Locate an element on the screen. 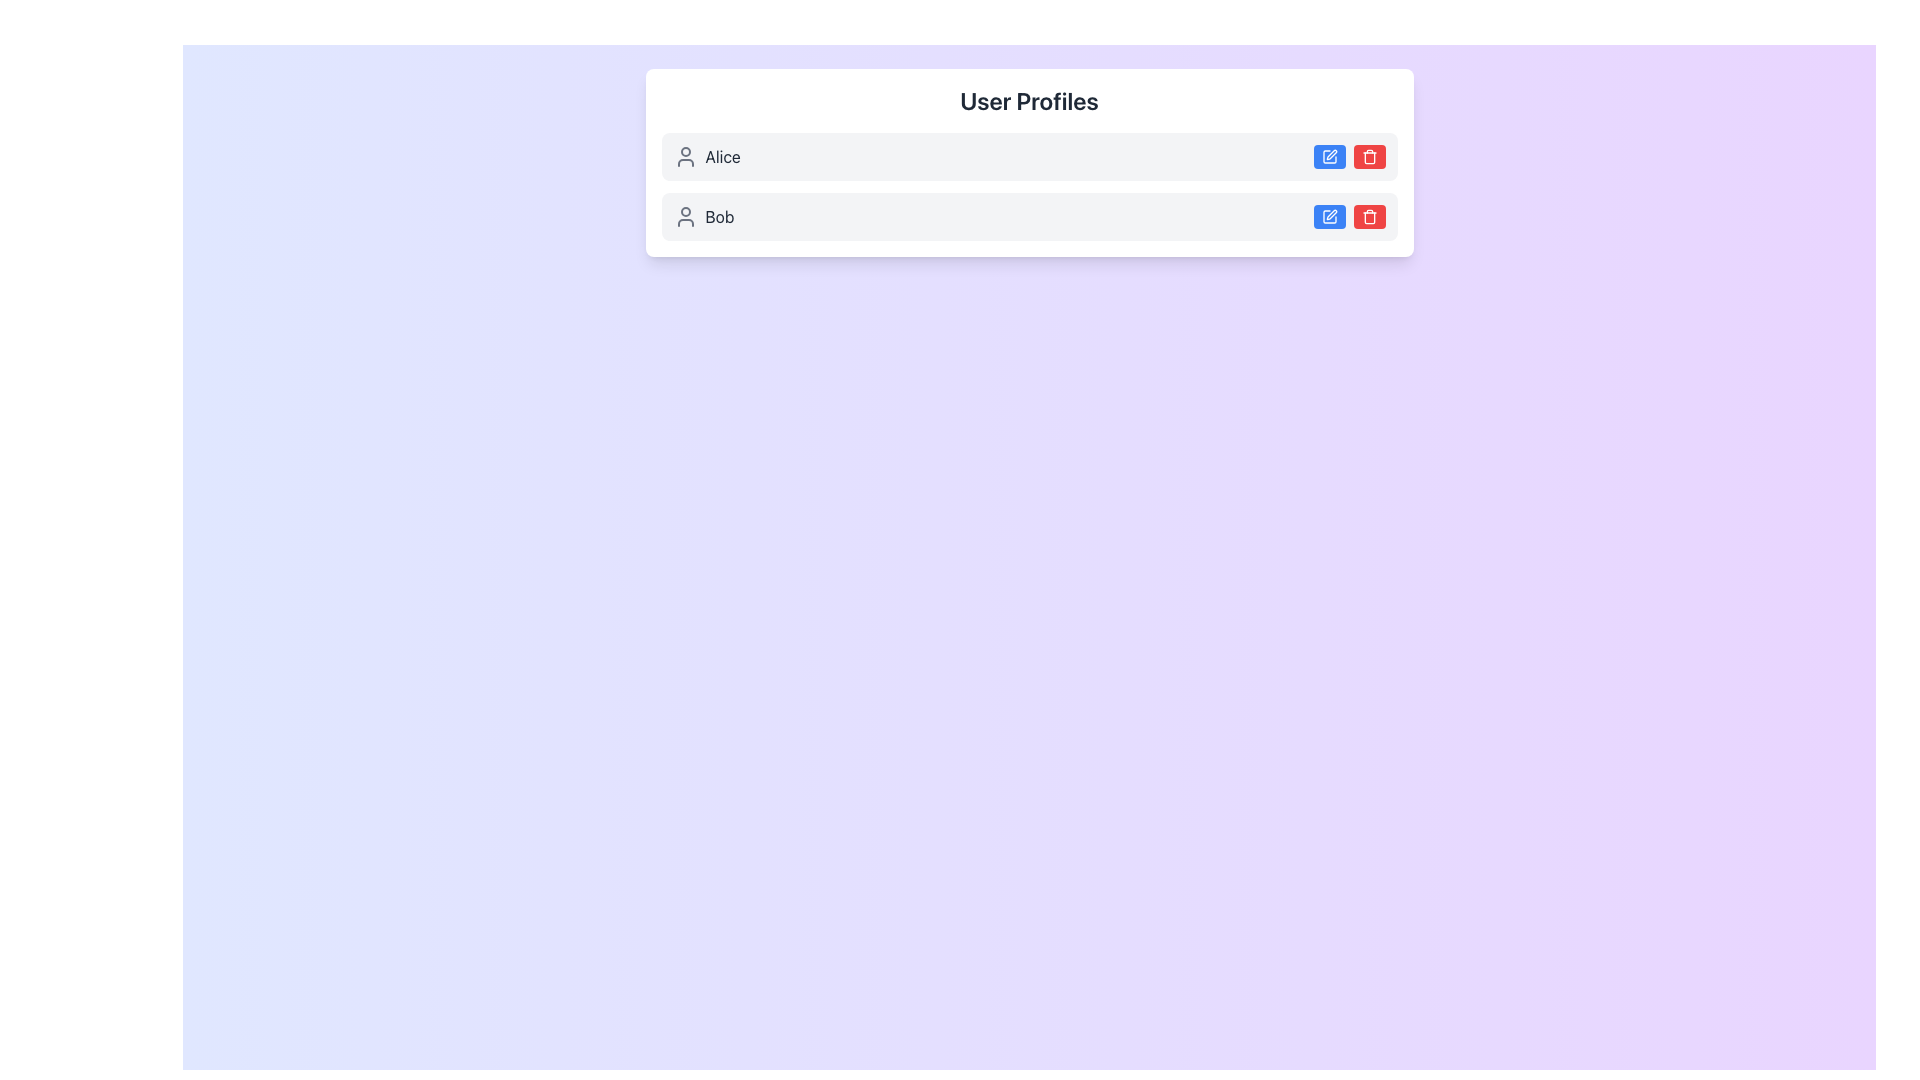 This screenshot has height=1080, width=1920. the edit icon for the user entry labeled 'Bob' in the User Profiles list is located at coordinates (1329, 216).